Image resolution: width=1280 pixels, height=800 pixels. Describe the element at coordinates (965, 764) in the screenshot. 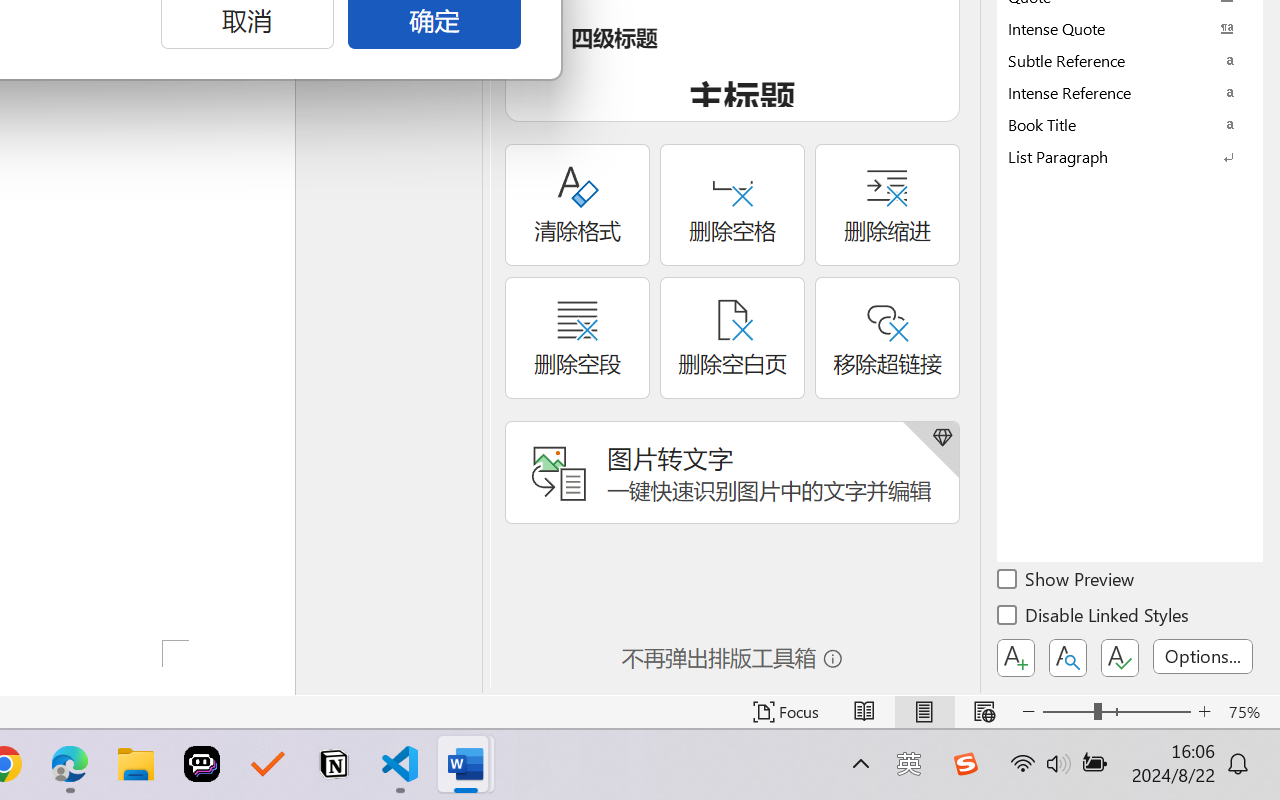

I see `'Class: Image'` at that location.